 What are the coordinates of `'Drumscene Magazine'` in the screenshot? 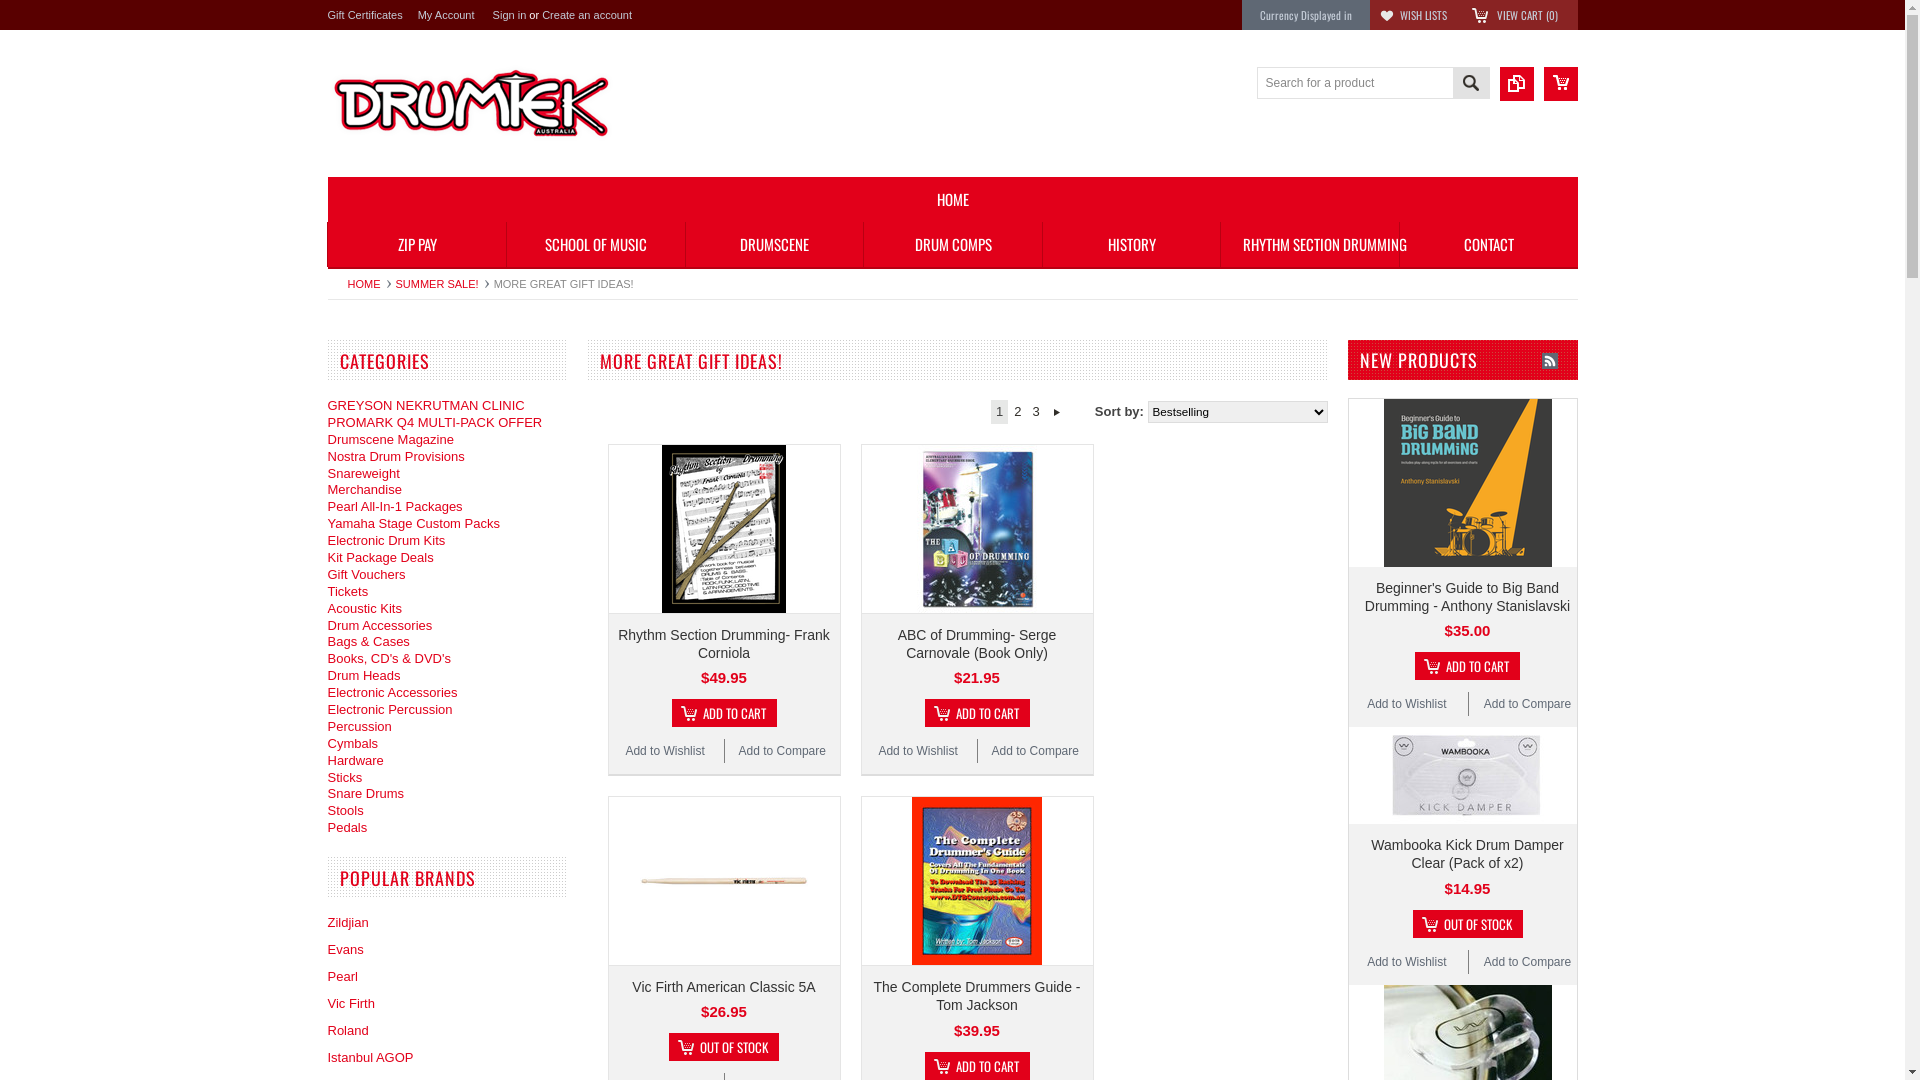 It's located at (390, 438).